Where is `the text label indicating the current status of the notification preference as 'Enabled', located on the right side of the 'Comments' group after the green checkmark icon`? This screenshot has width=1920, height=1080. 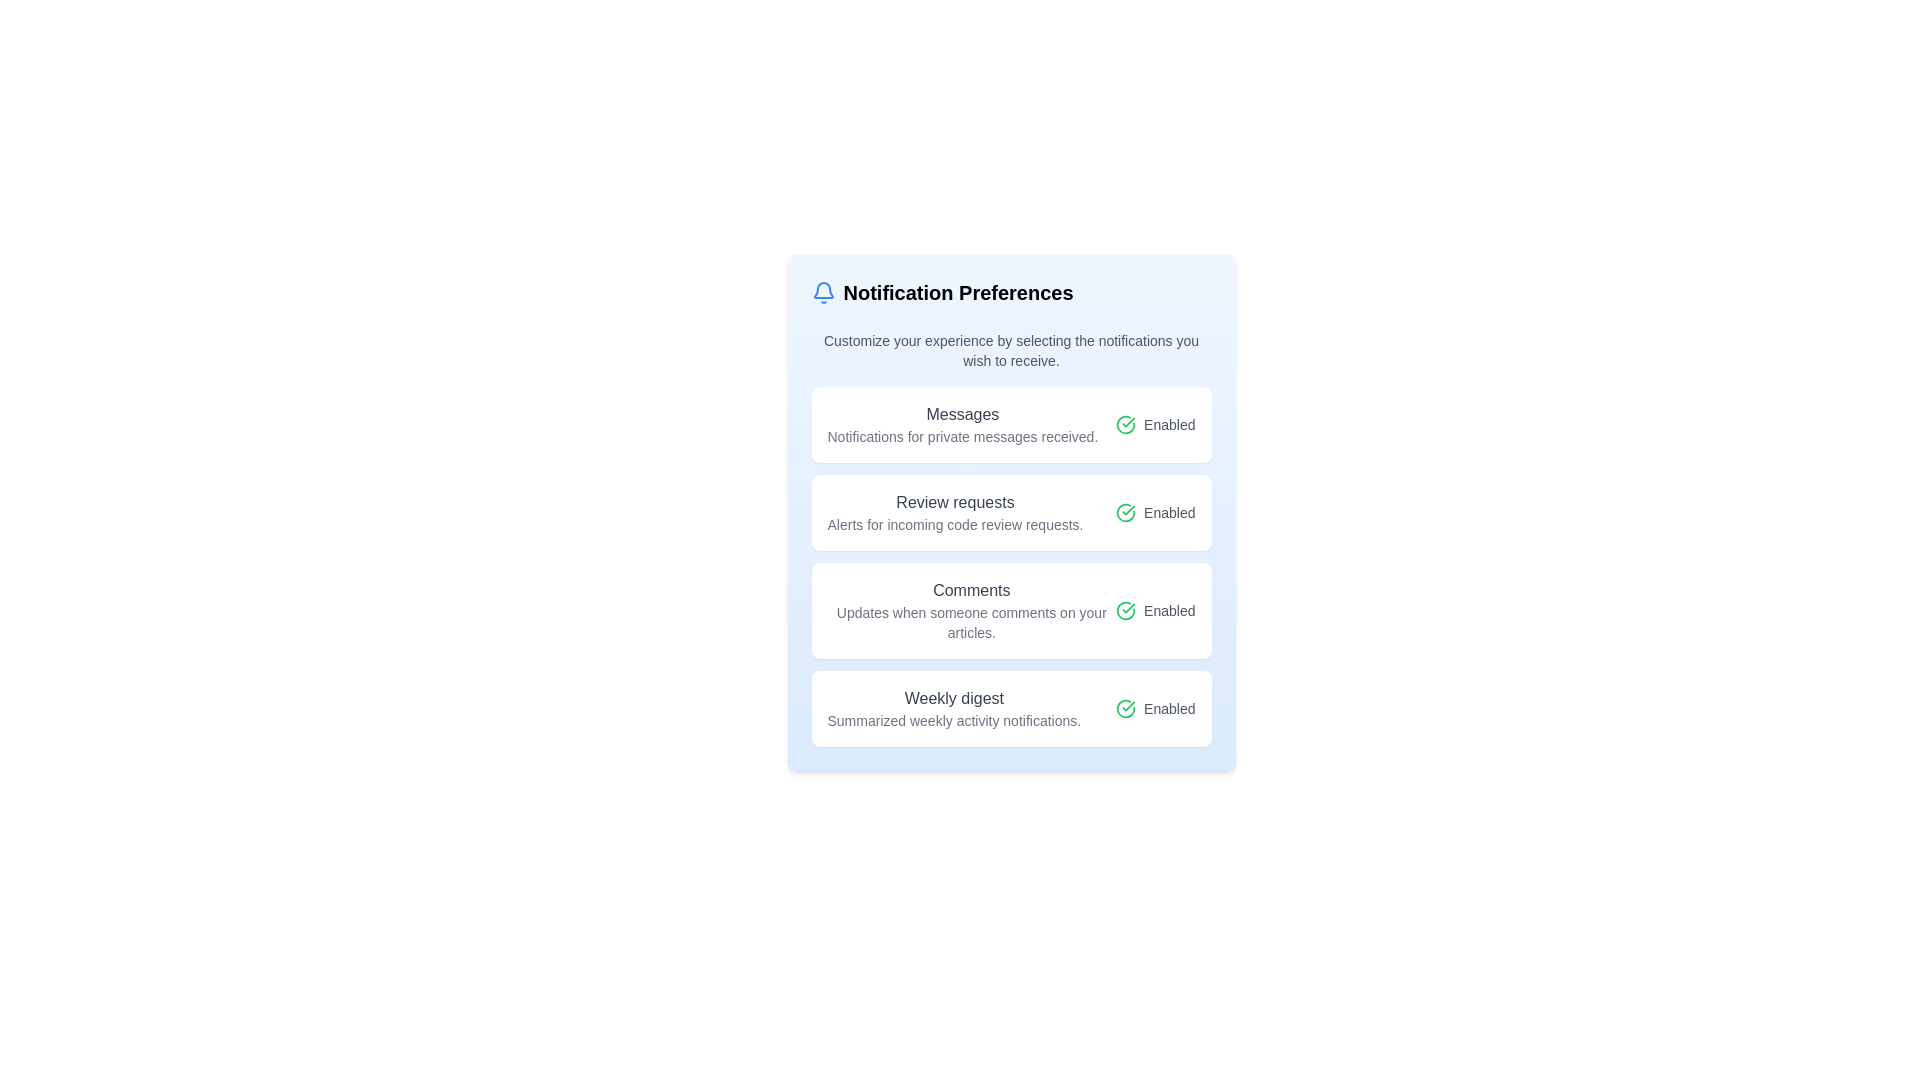 the text label indicating the current status of the notification preference as 'Enabled', located on the right side of the 'Comments' group after the green checkmark icon is located at coordinates (1169, 609).